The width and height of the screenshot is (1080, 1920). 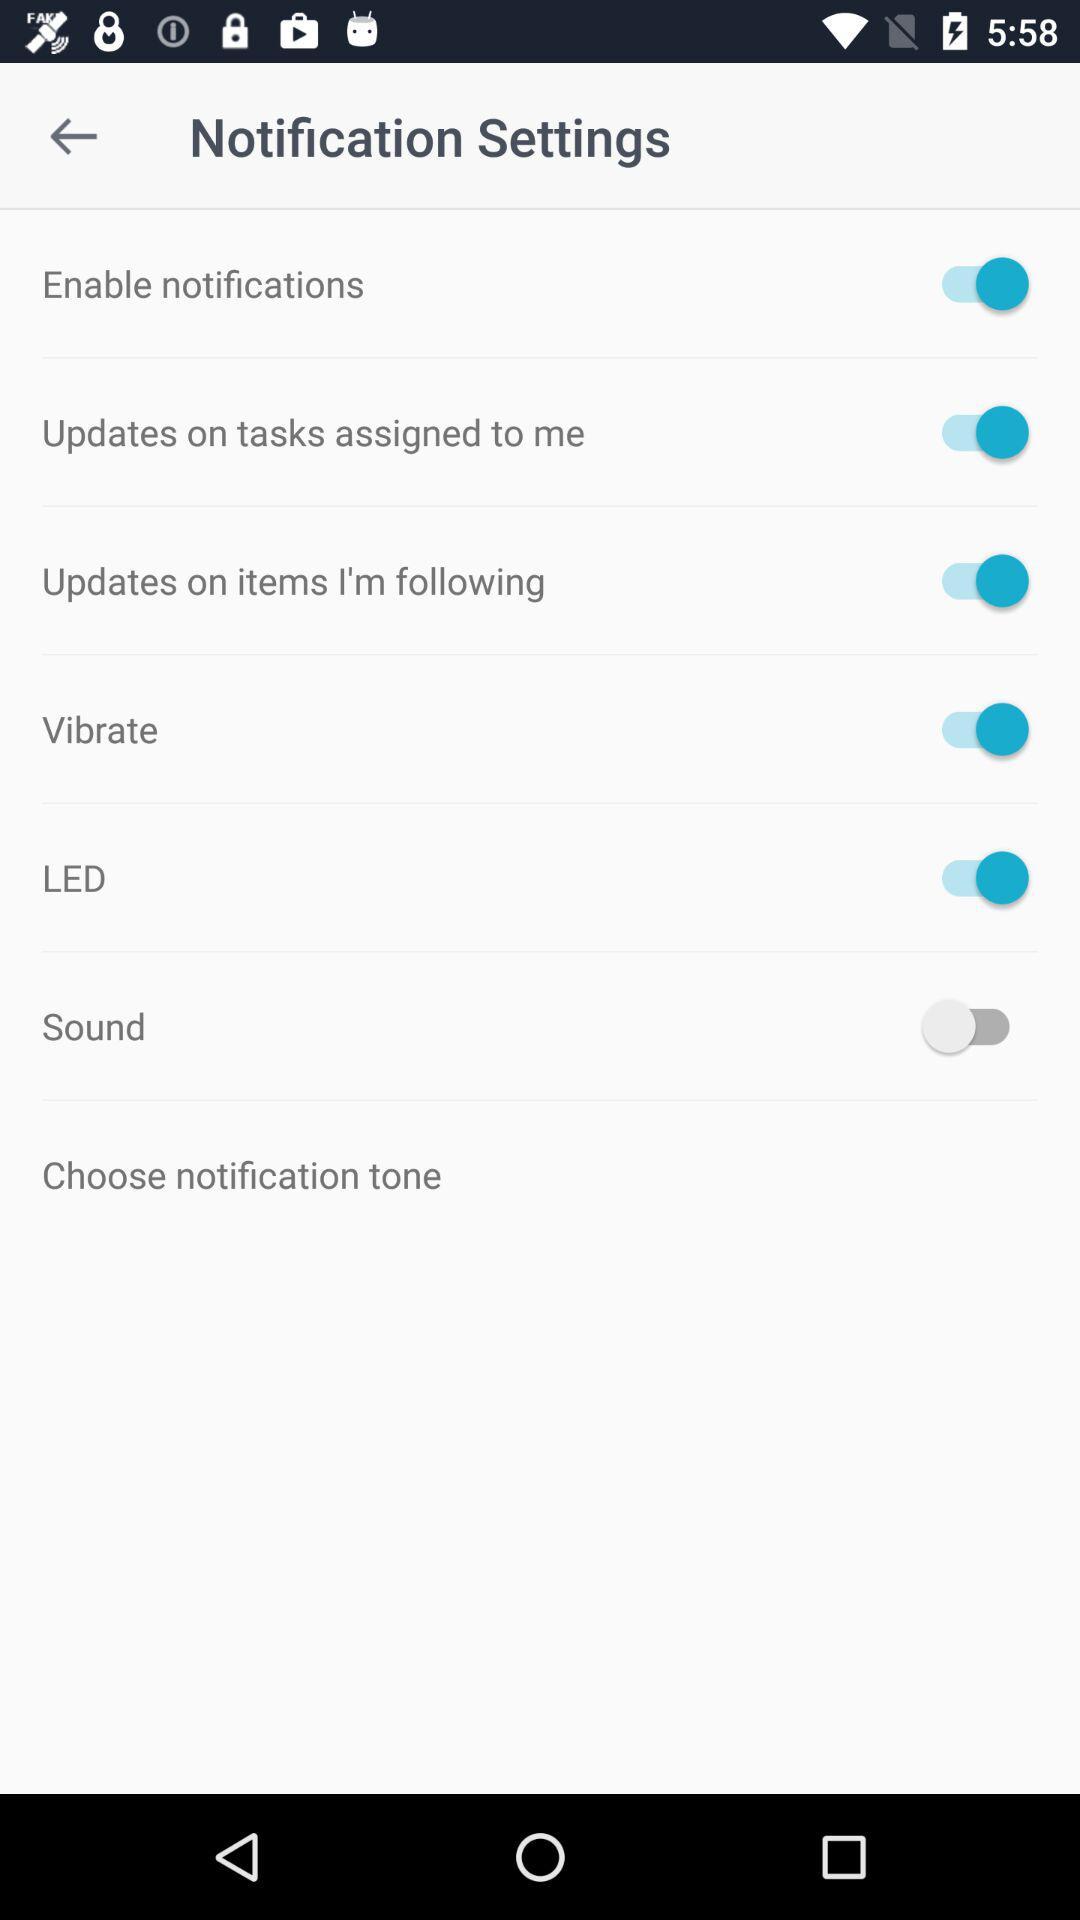 I want to click on item to the right of the led, so click(x=974, y=877).